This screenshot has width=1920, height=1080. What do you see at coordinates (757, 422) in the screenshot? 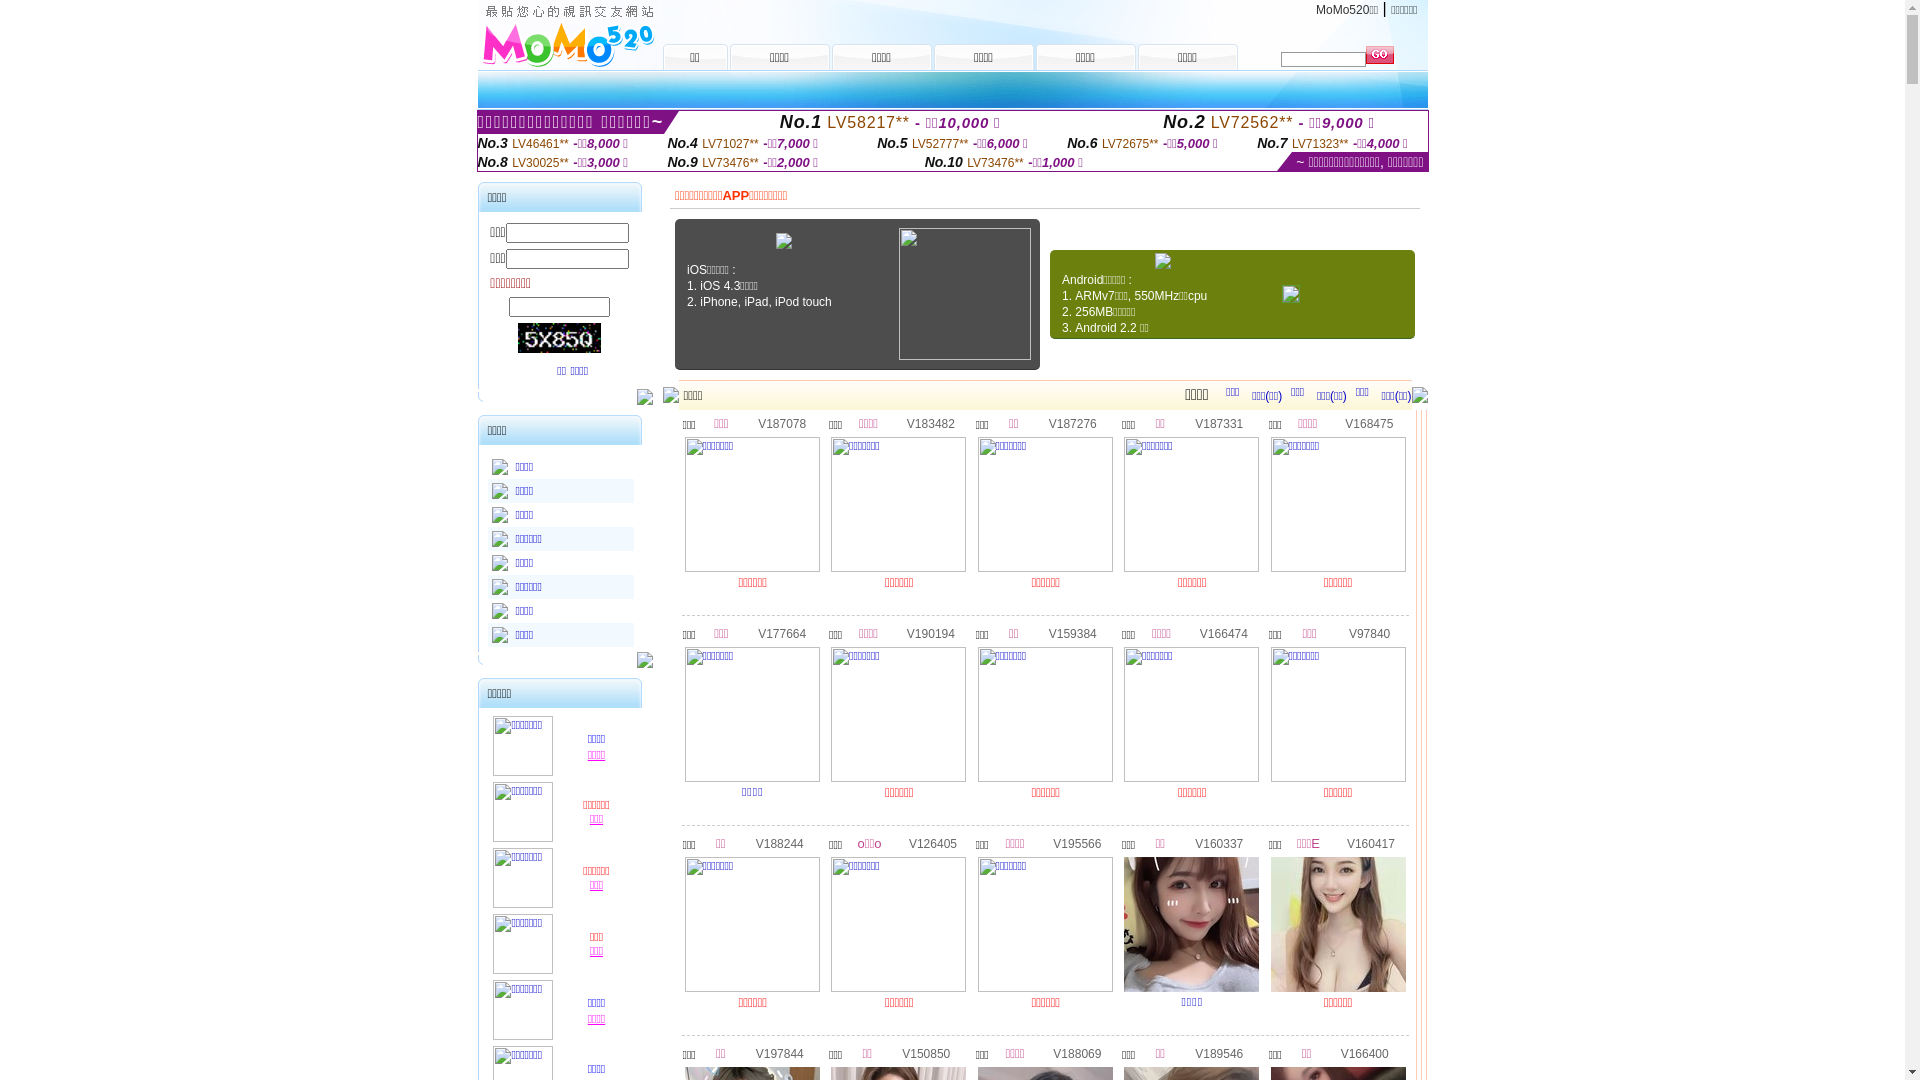
I see `'V187078'` at bounding box center [757, 422].